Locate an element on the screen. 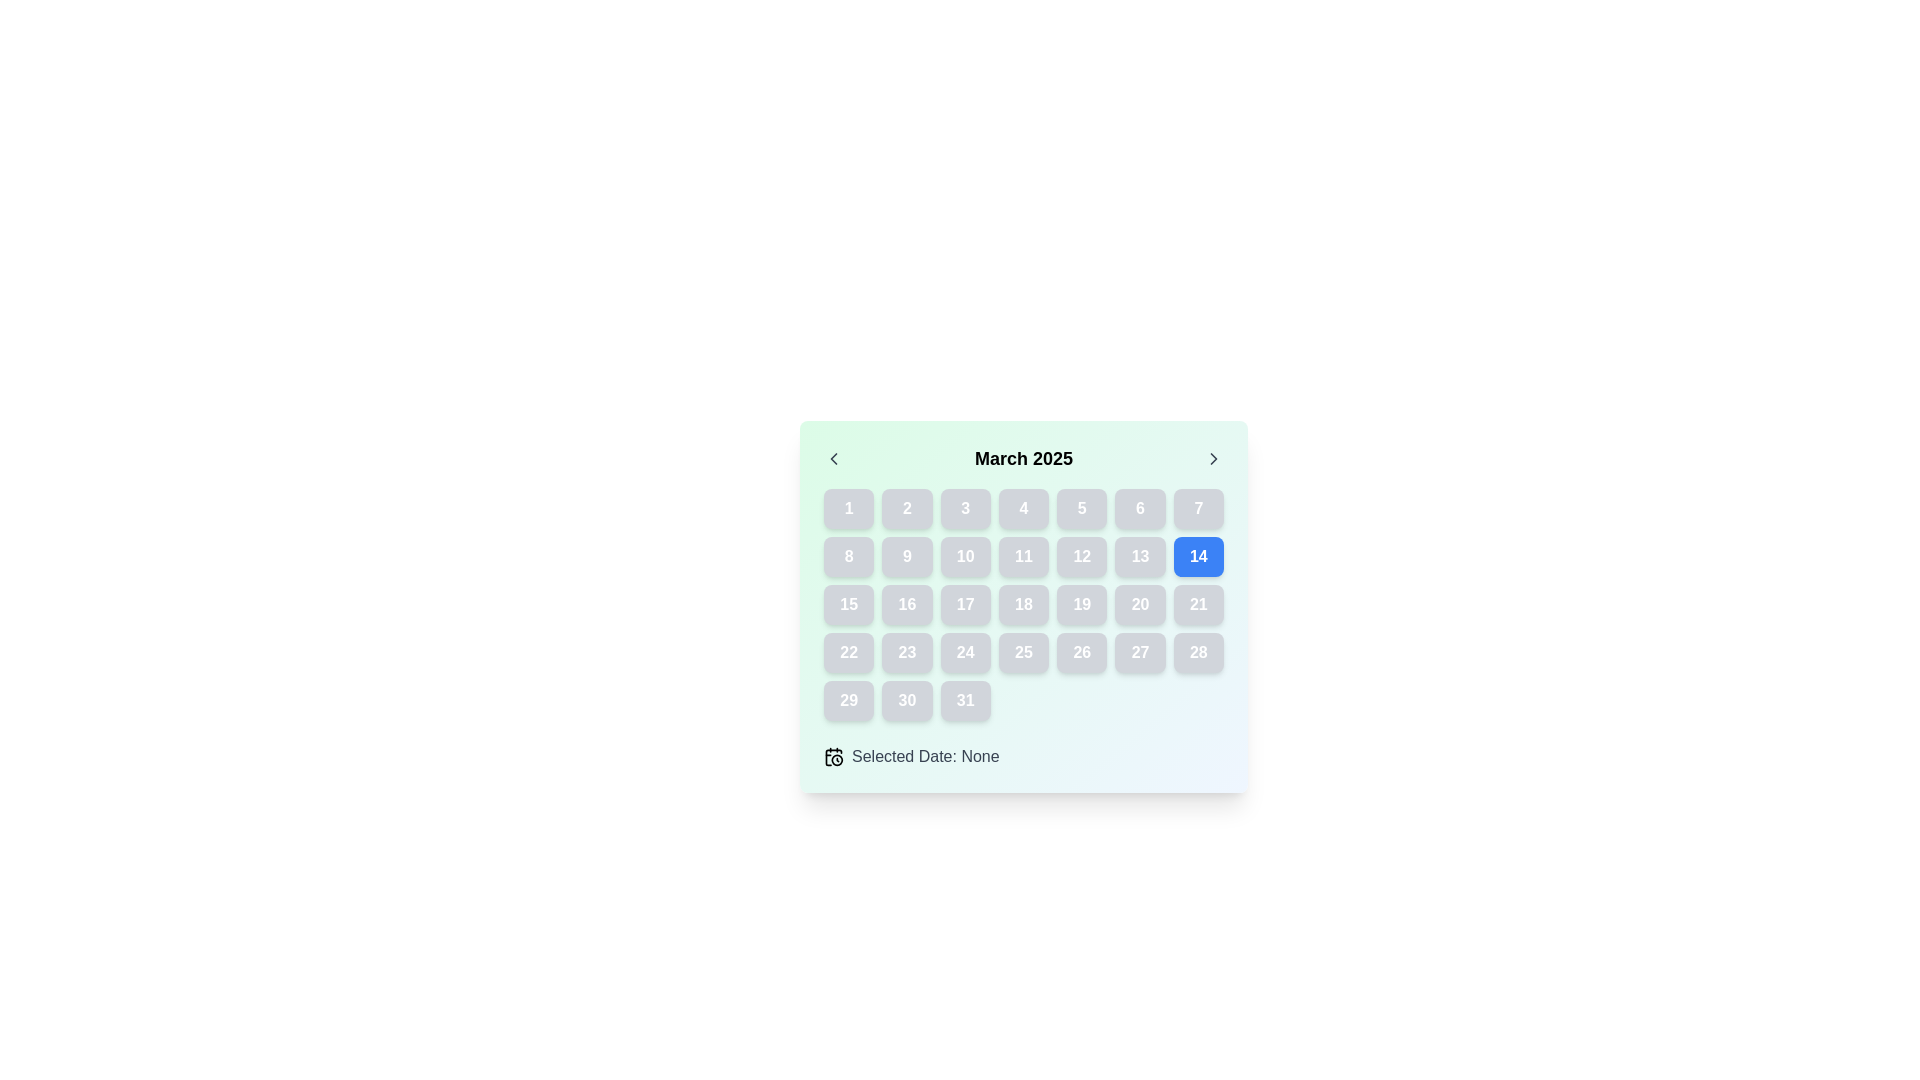  the button representing the 18th day in the calendar interface is located at coordinates (1023, 604).